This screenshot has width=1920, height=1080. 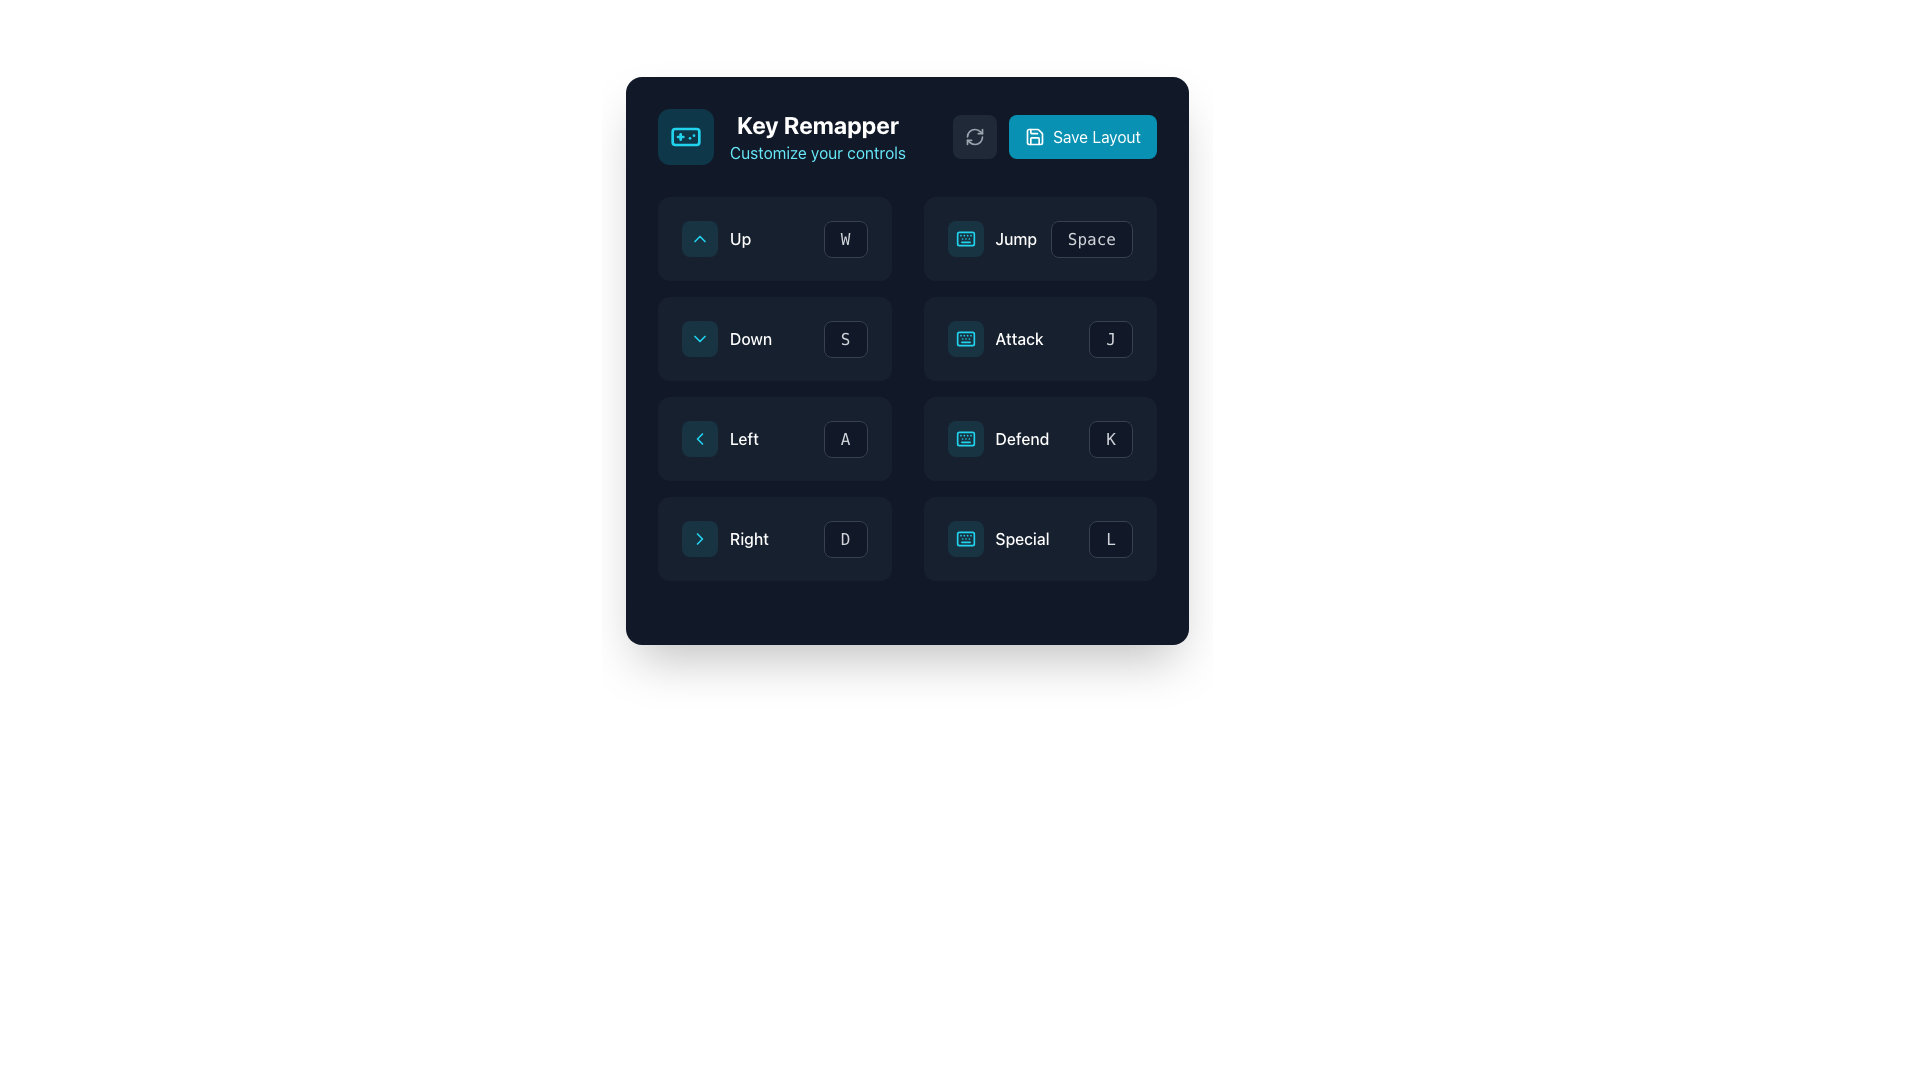 What do you see at coordinates (700, 538) in the screenshot?
I see `the chevron icon located to the left of the 'Right' text and above the key label 'D' in the bottom-left region of the interface` at bounding box center [700, 538].